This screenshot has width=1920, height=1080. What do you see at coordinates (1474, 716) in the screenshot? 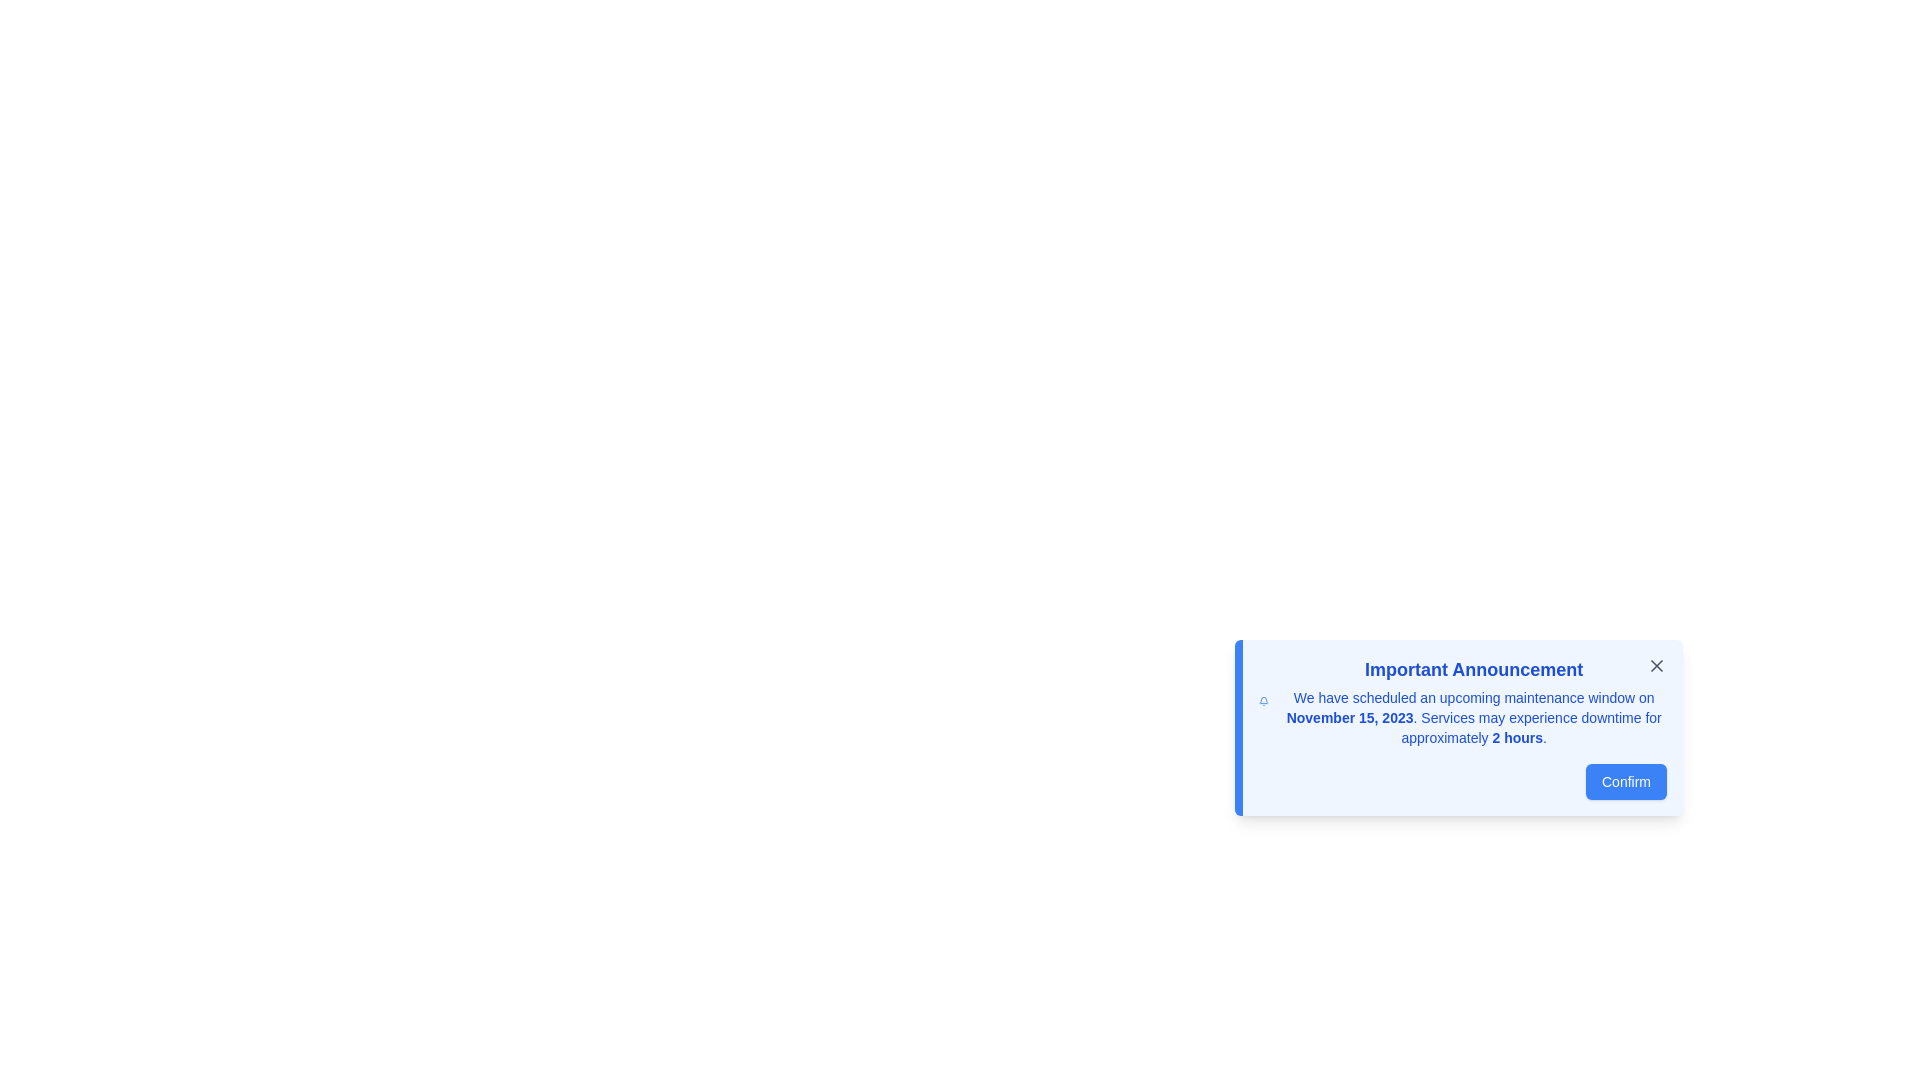
I see `the static text block conveying information about scheduled maintenance located below the 'Important Announcement' heading in the notification dialog` at bounding box center [1474, 716].